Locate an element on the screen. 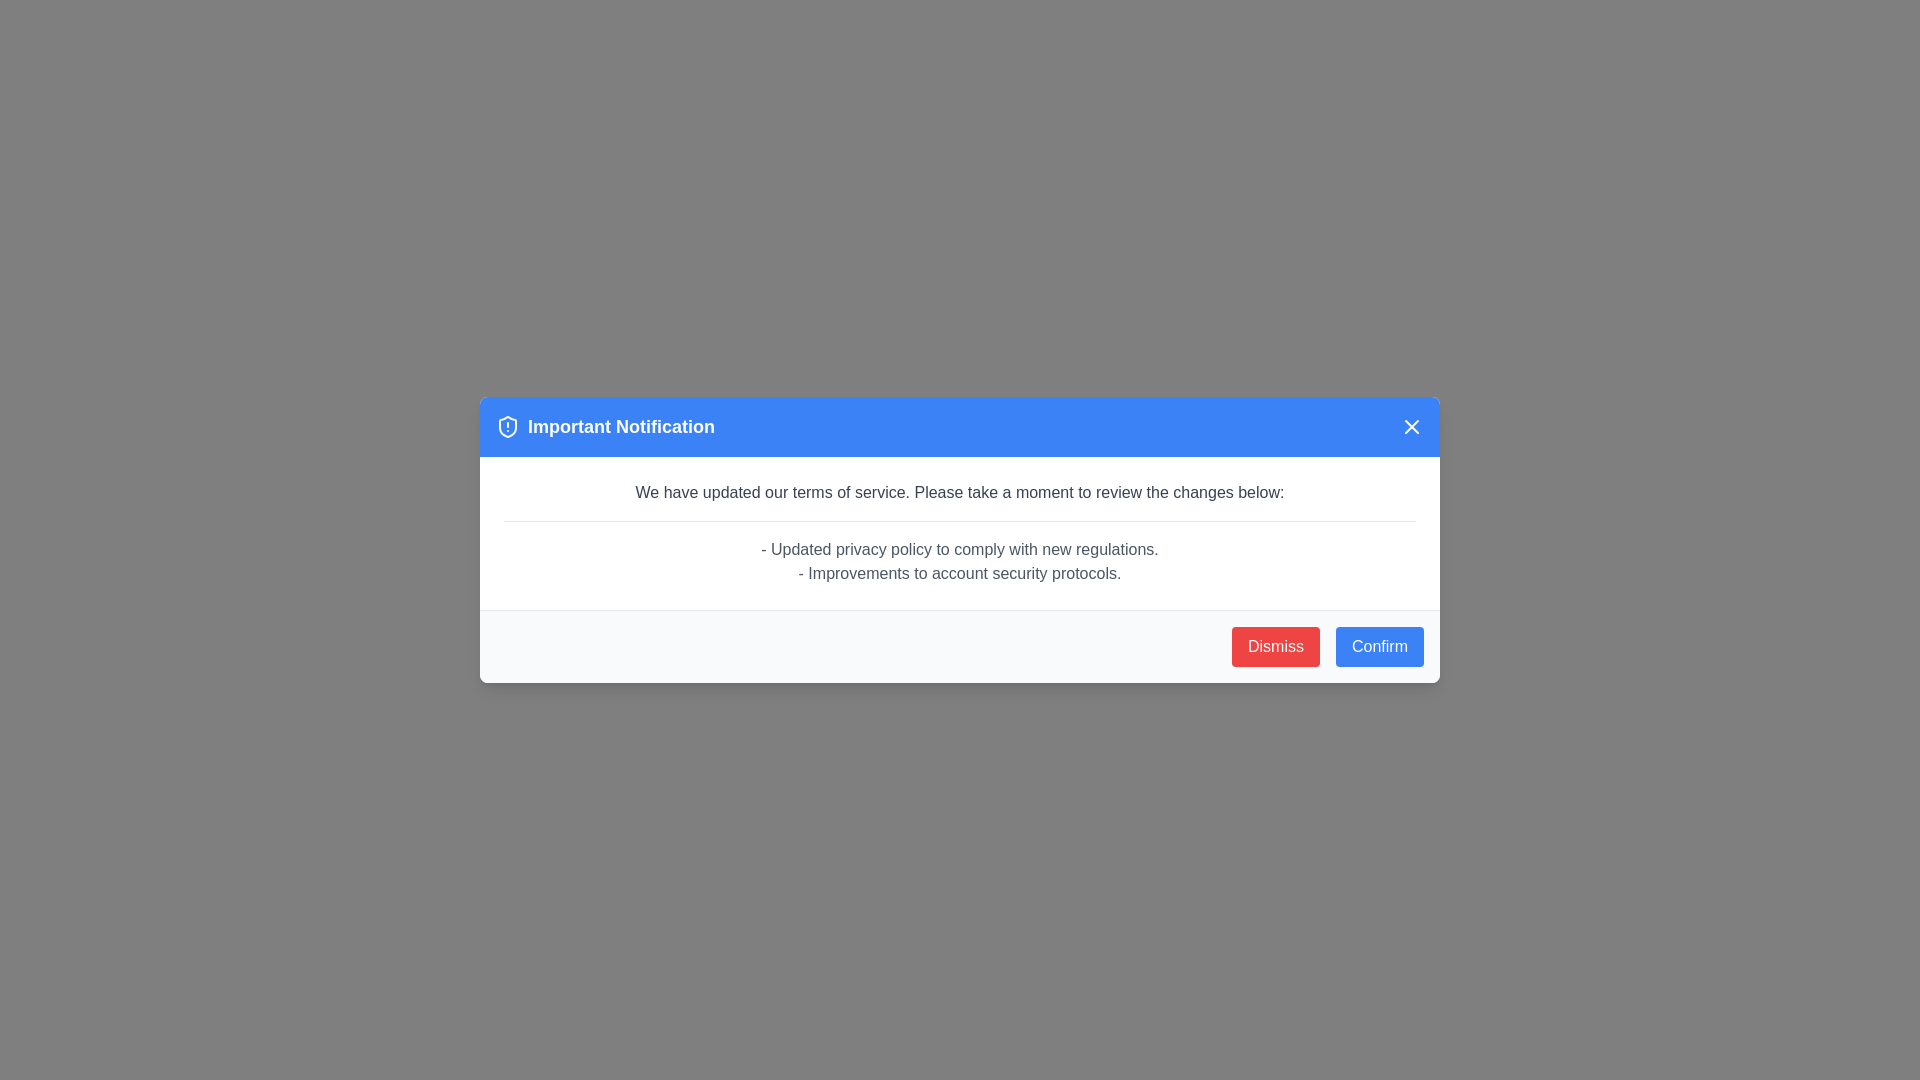  the 'Confirm' button to acknowledge the notification is located at coordinates (1378, 647).